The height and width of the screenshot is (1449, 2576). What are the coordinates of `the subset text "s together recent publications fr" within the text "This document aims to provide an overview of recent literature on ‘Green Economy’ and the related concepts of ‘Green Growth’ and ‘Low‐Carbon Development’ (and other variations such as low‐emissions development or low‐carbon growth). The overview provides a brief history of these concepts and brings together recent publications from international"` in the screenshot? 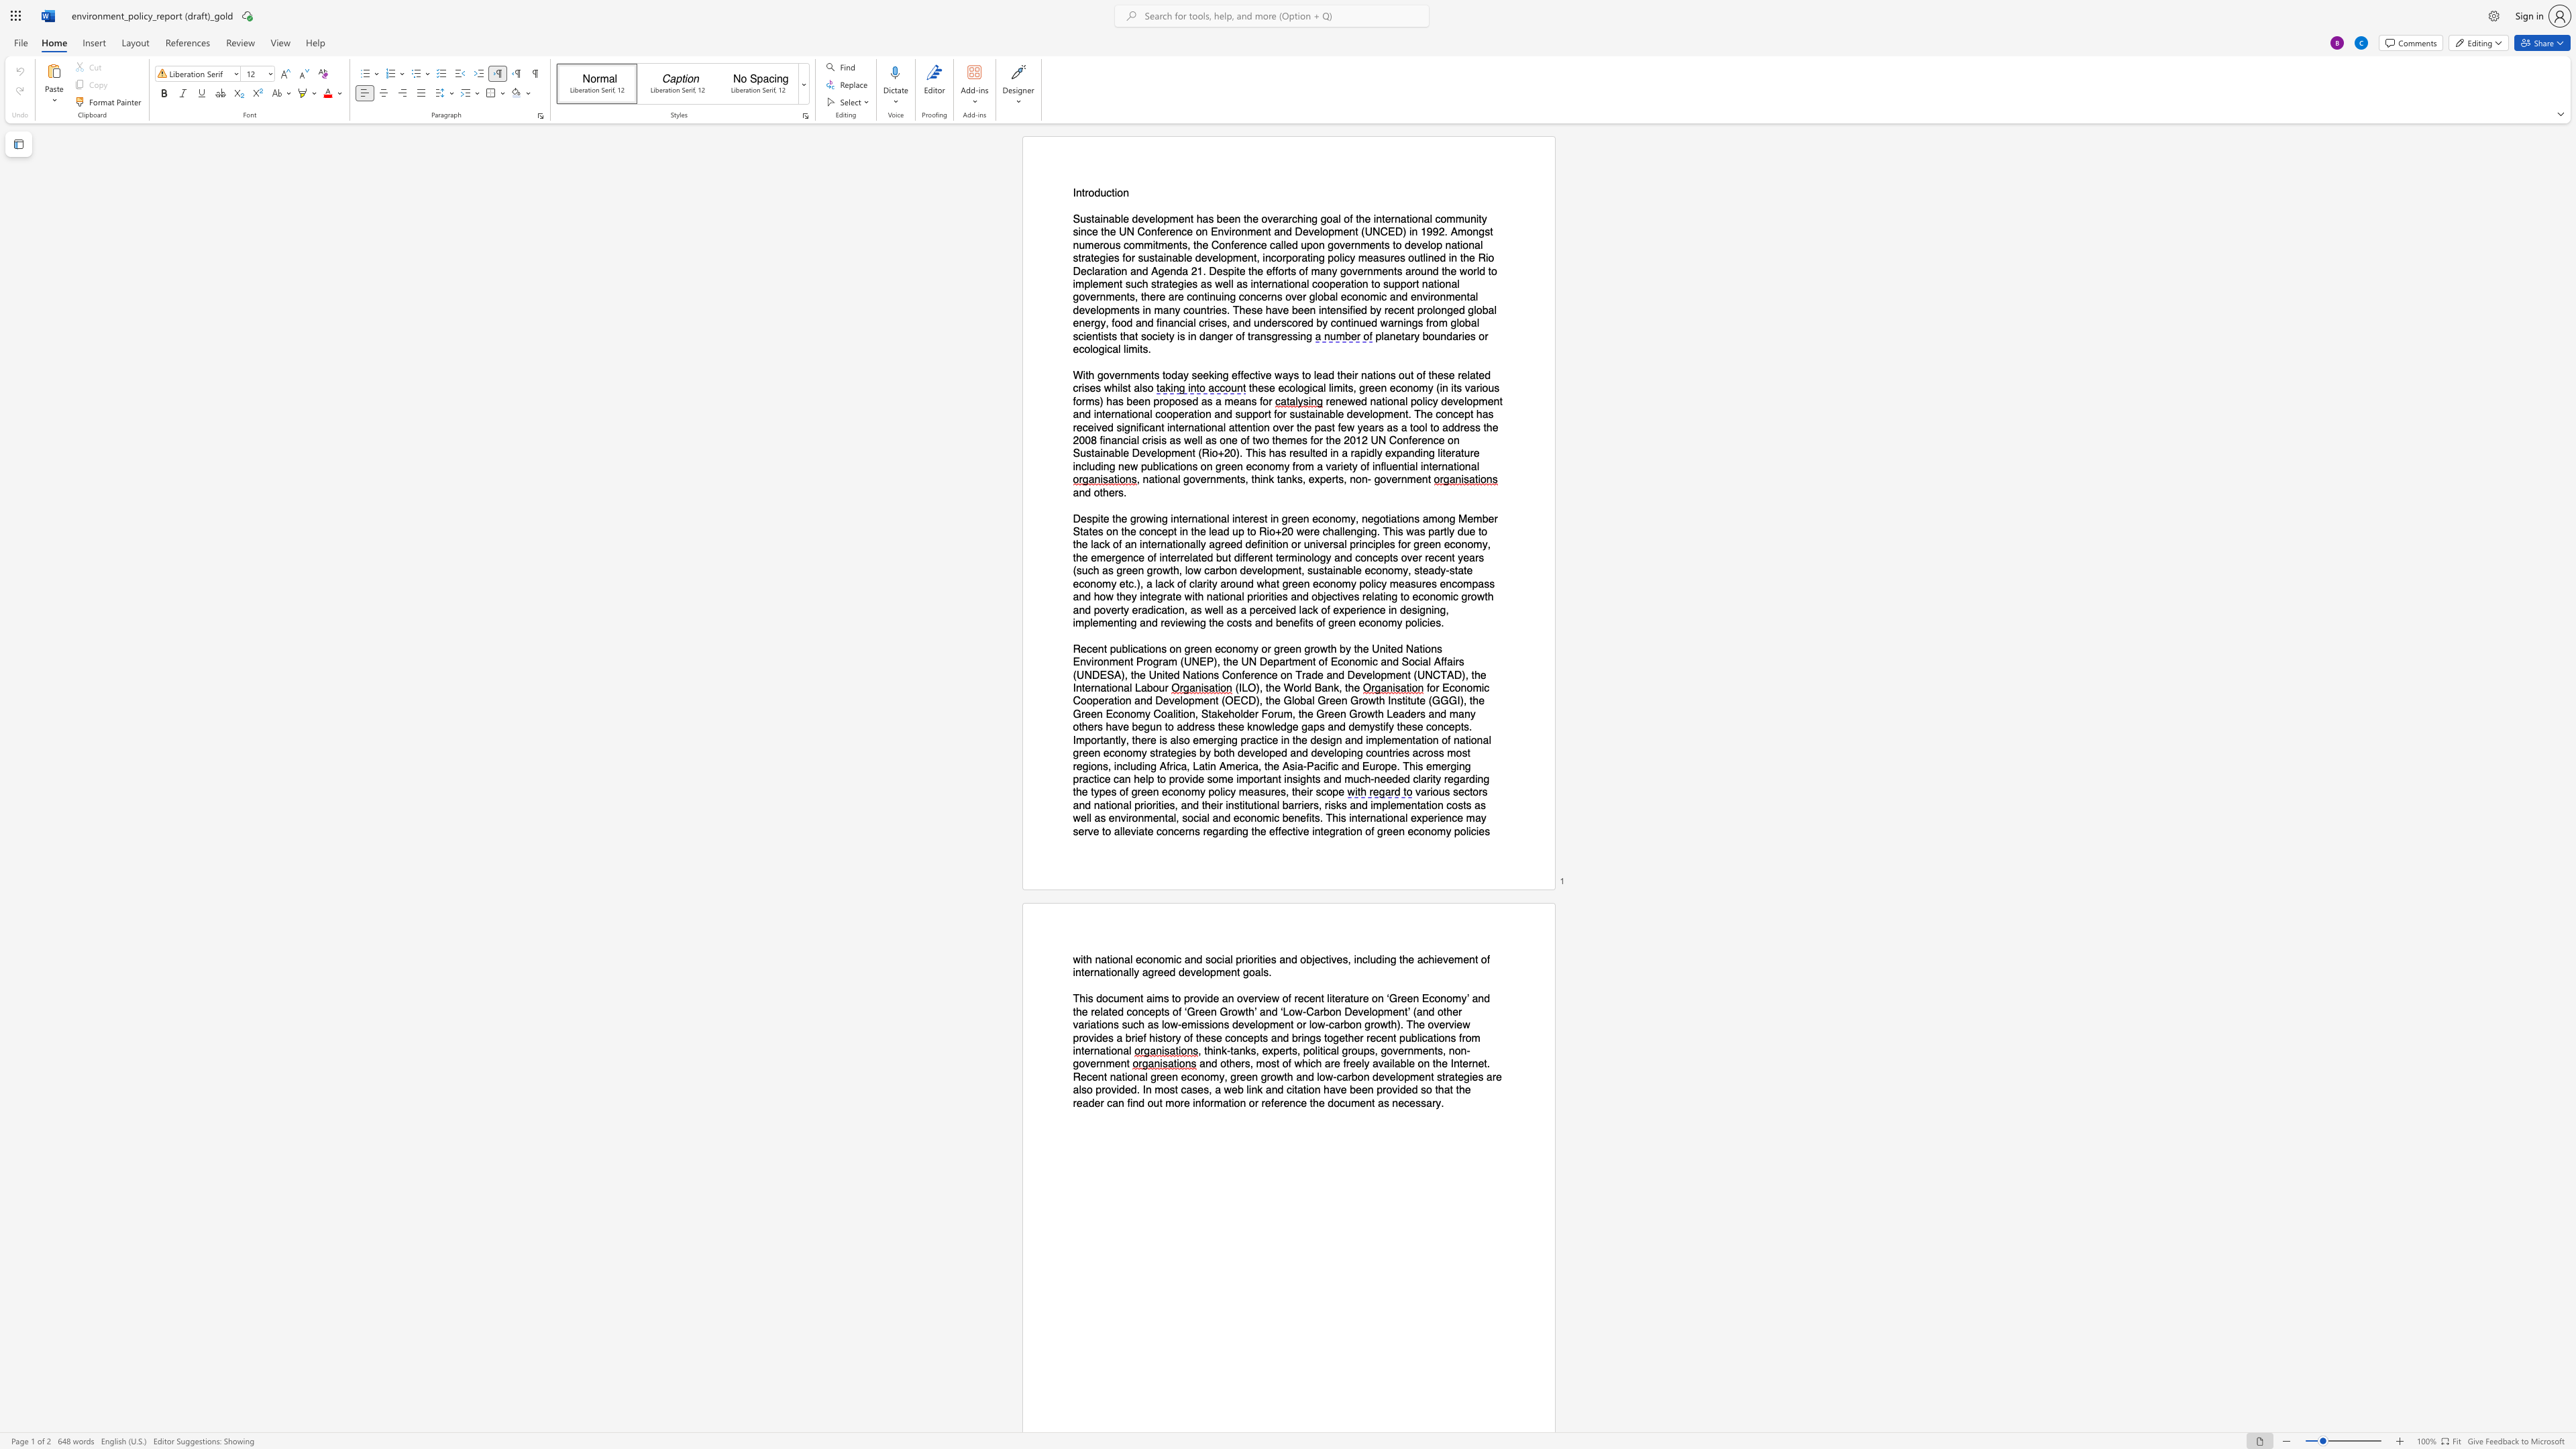 It's located at (1315, 1038).